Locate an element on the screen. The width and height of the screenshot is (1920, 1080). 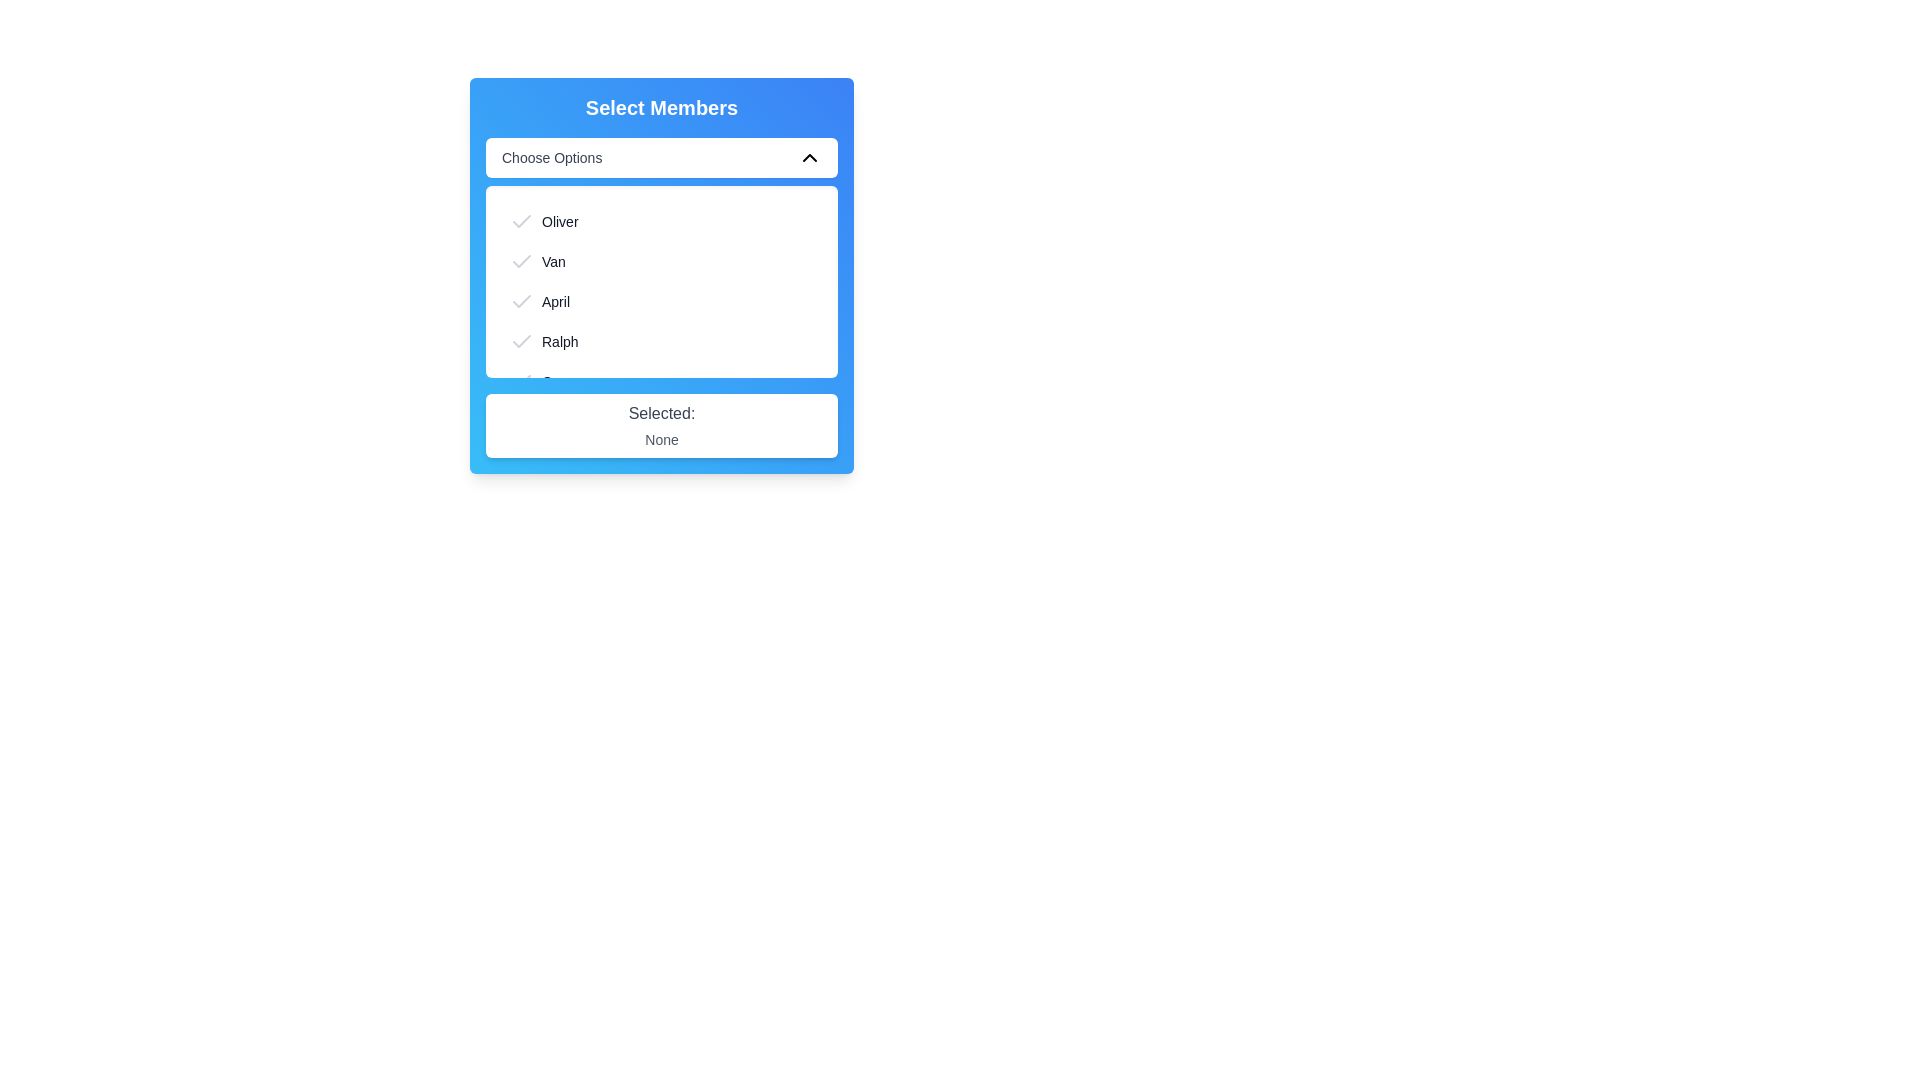
the text label reading 'April', which is the third item in a vertical list of selectable items, to perform special selection actions is located at coordinates (556, 301).